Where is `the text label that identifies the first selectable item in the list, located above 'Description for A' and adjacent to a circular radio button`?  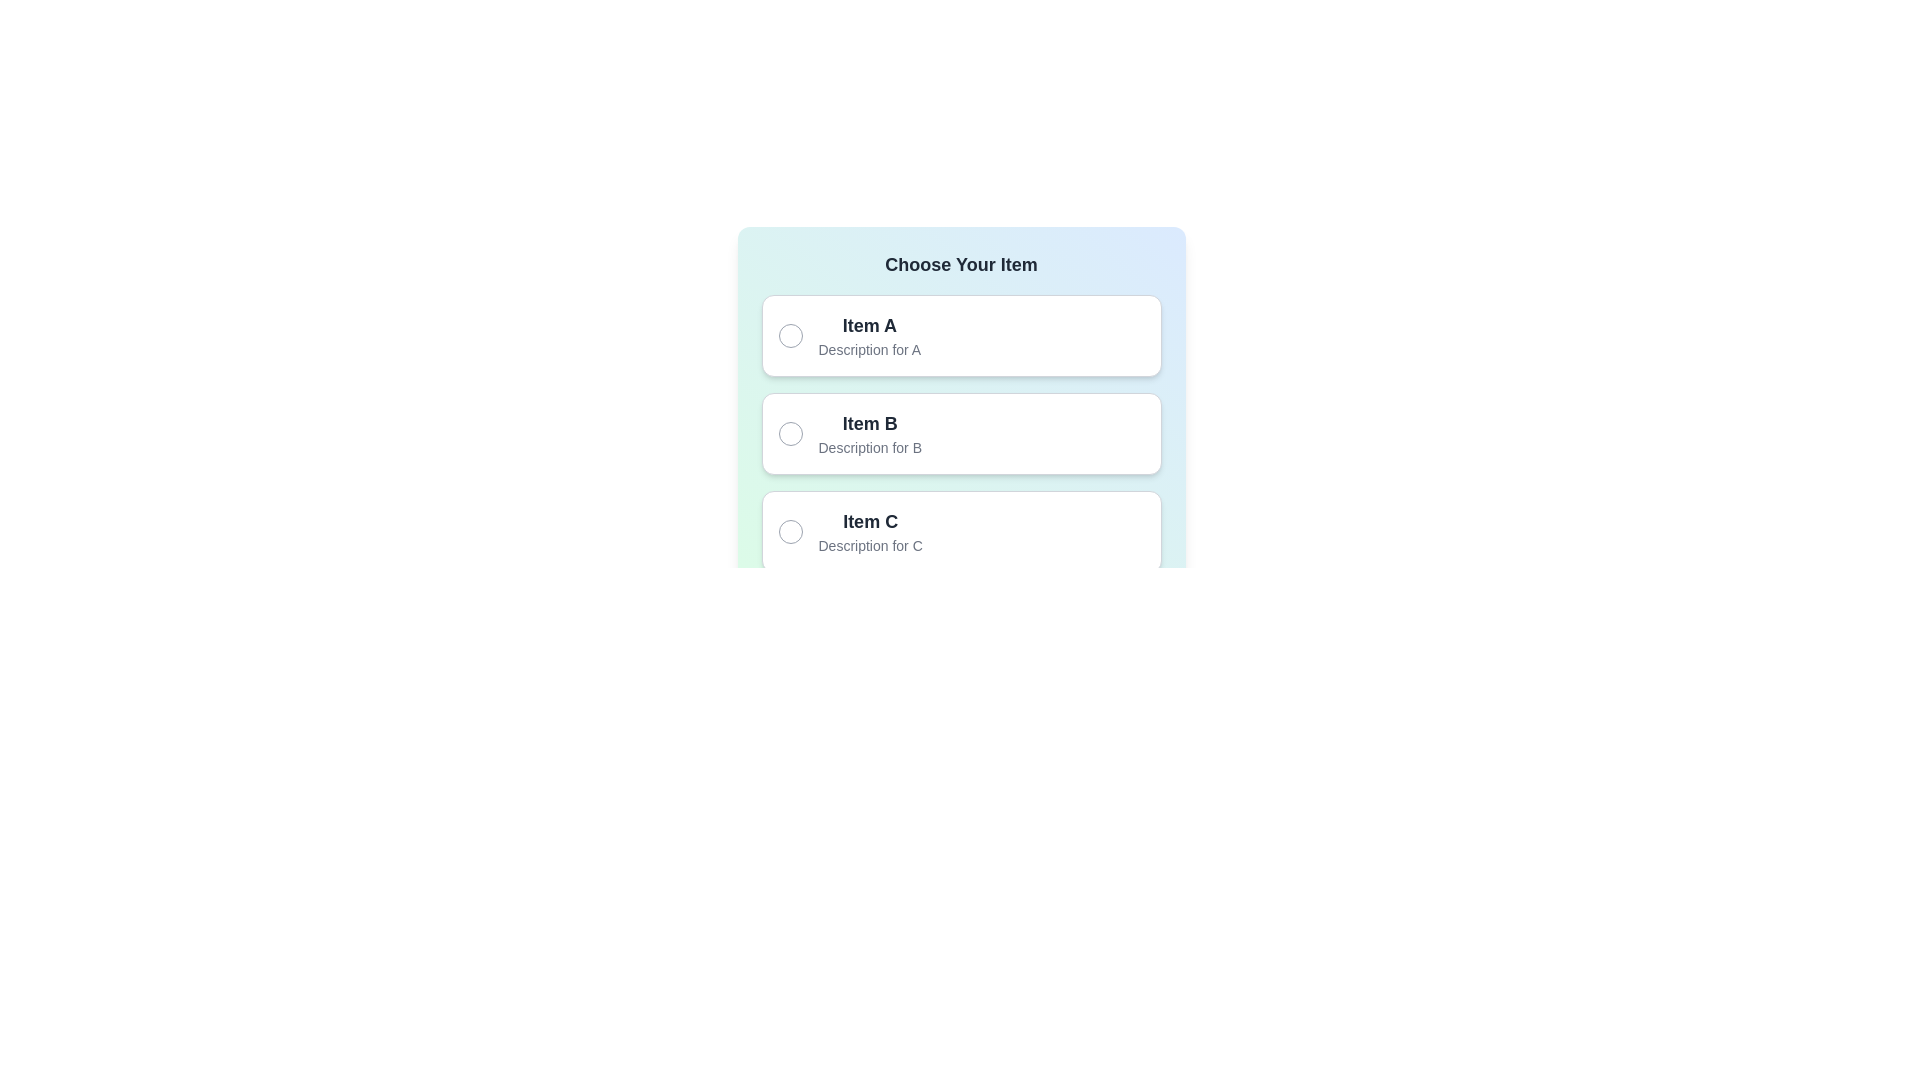 the text label that identifies the first selectable item in the list, located above 'Description for A' and adjacent to a circular radio button is located at coordinates (869, 325).